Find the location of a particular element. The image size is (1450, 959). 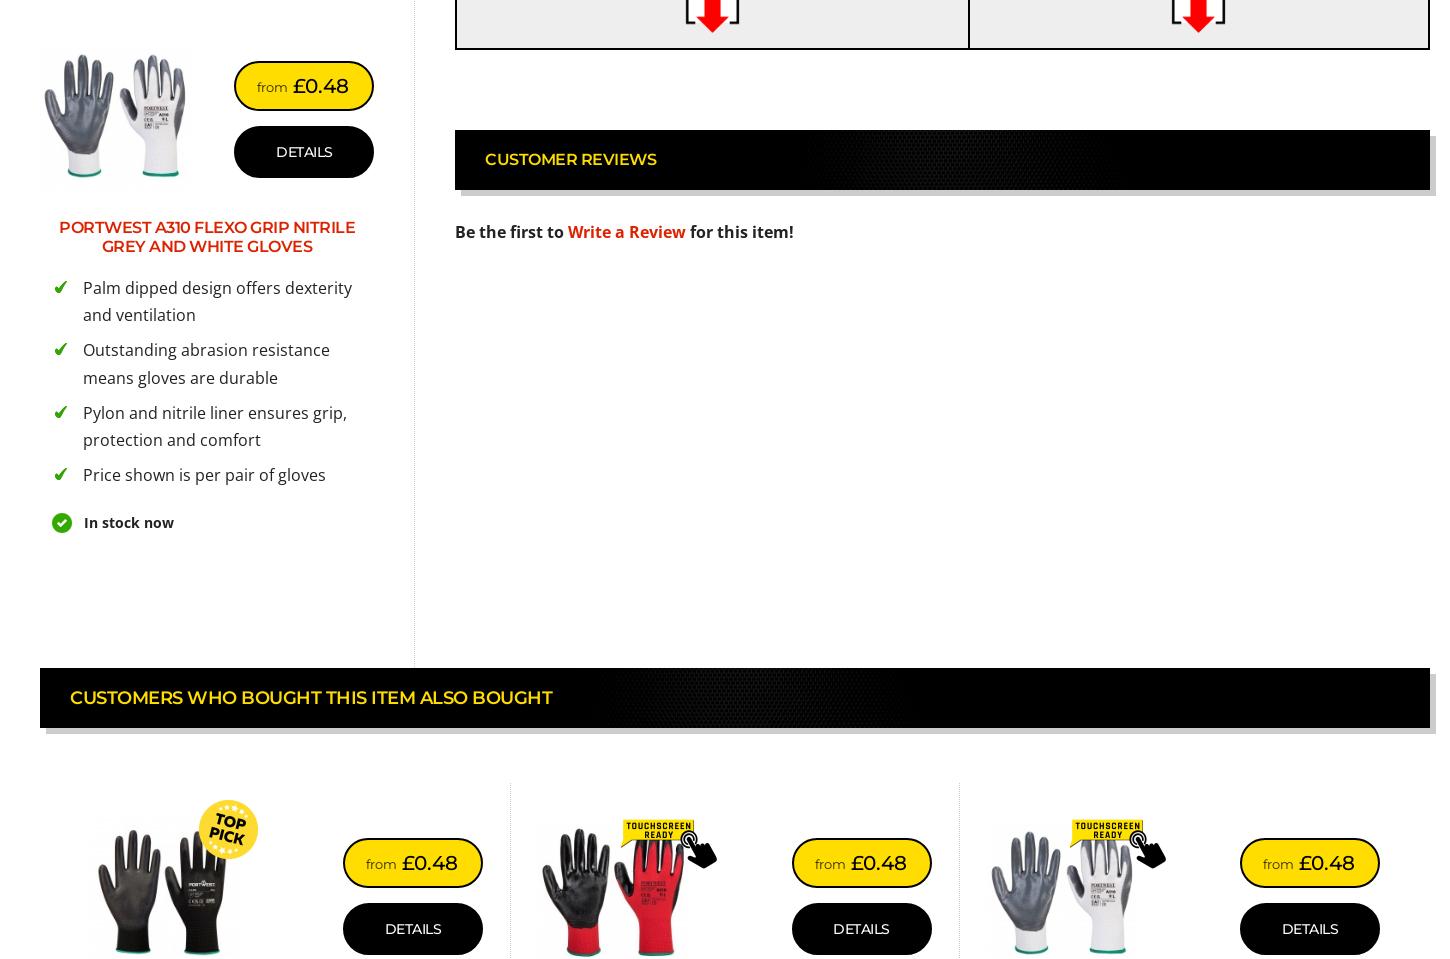

'Customer Reviews' is located at coordinates (570, 157).